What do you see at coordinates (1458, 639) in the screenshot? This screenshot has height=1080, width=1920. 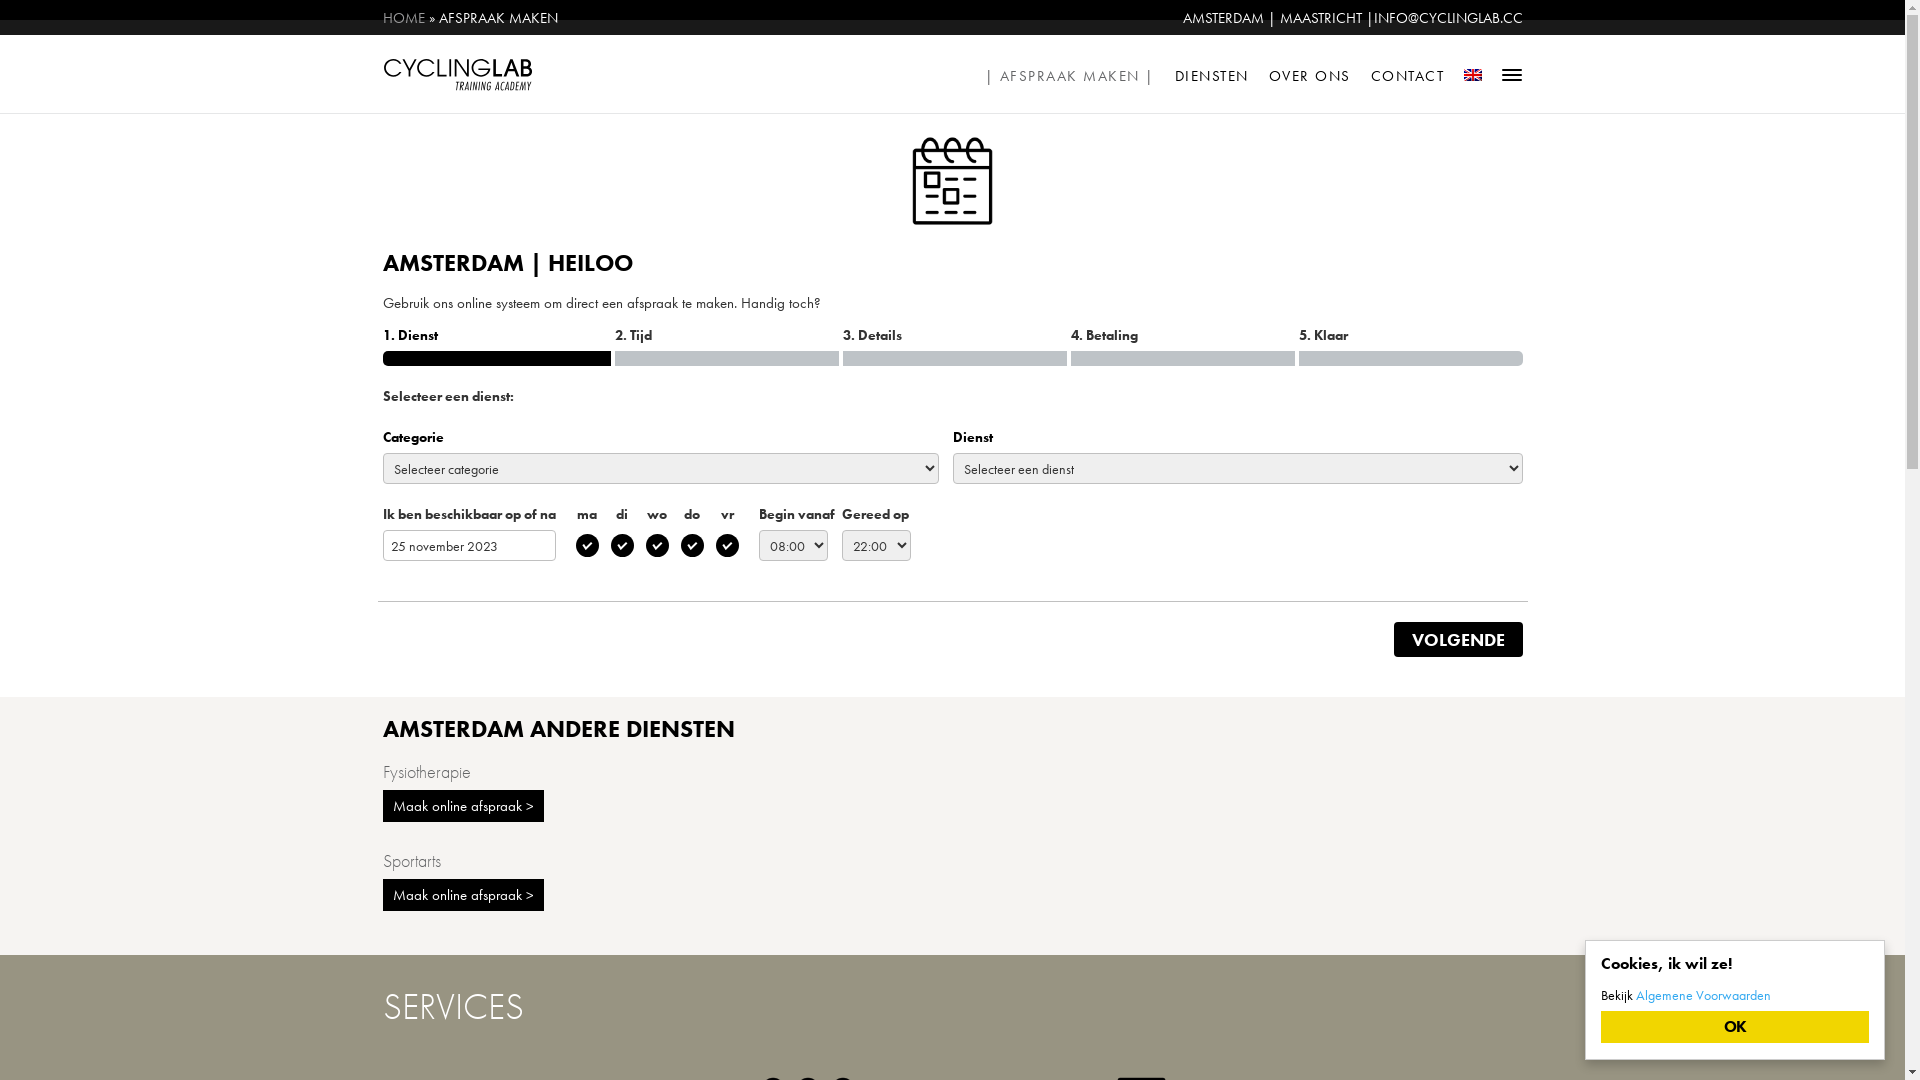 I see `'VOLGENDE'` at bounding box center [1458, 639].